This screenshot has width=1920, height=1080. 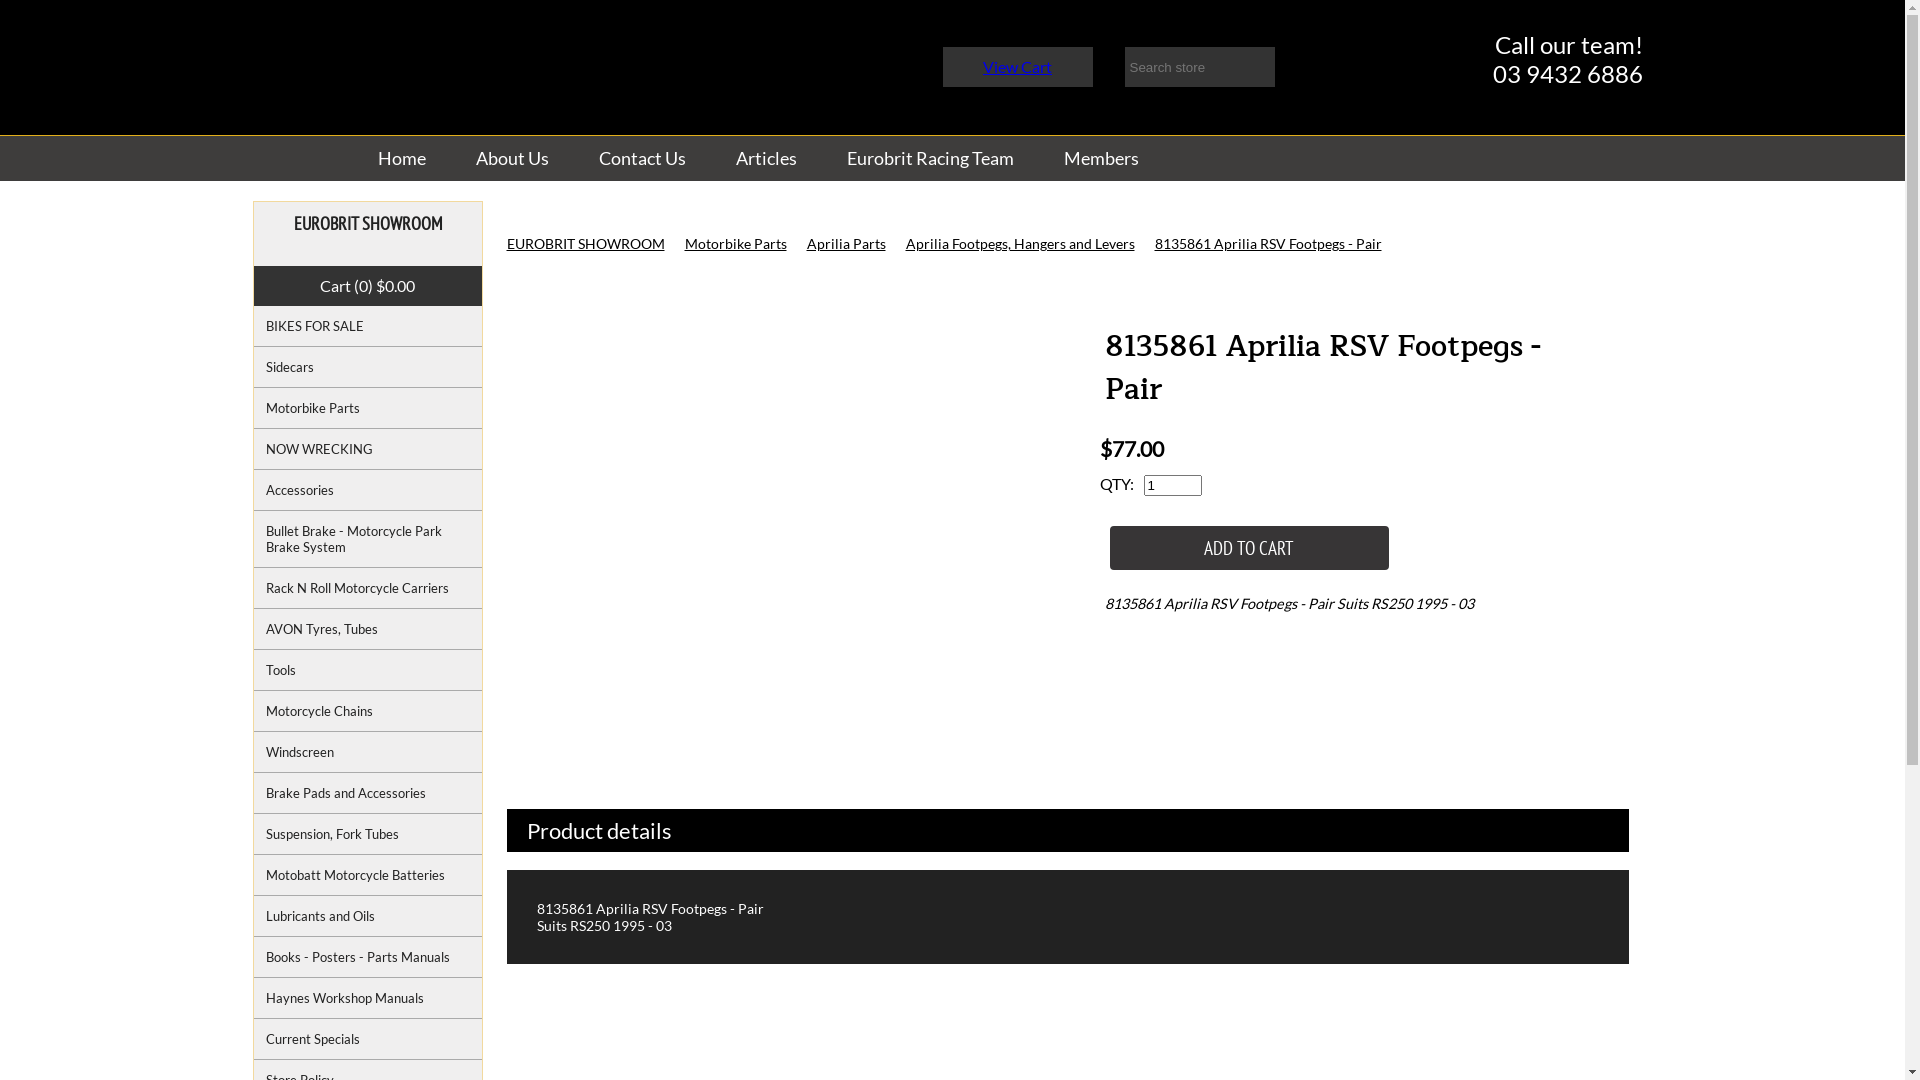 I want to click on 'Current Specials', so click(x=368, y=1038).